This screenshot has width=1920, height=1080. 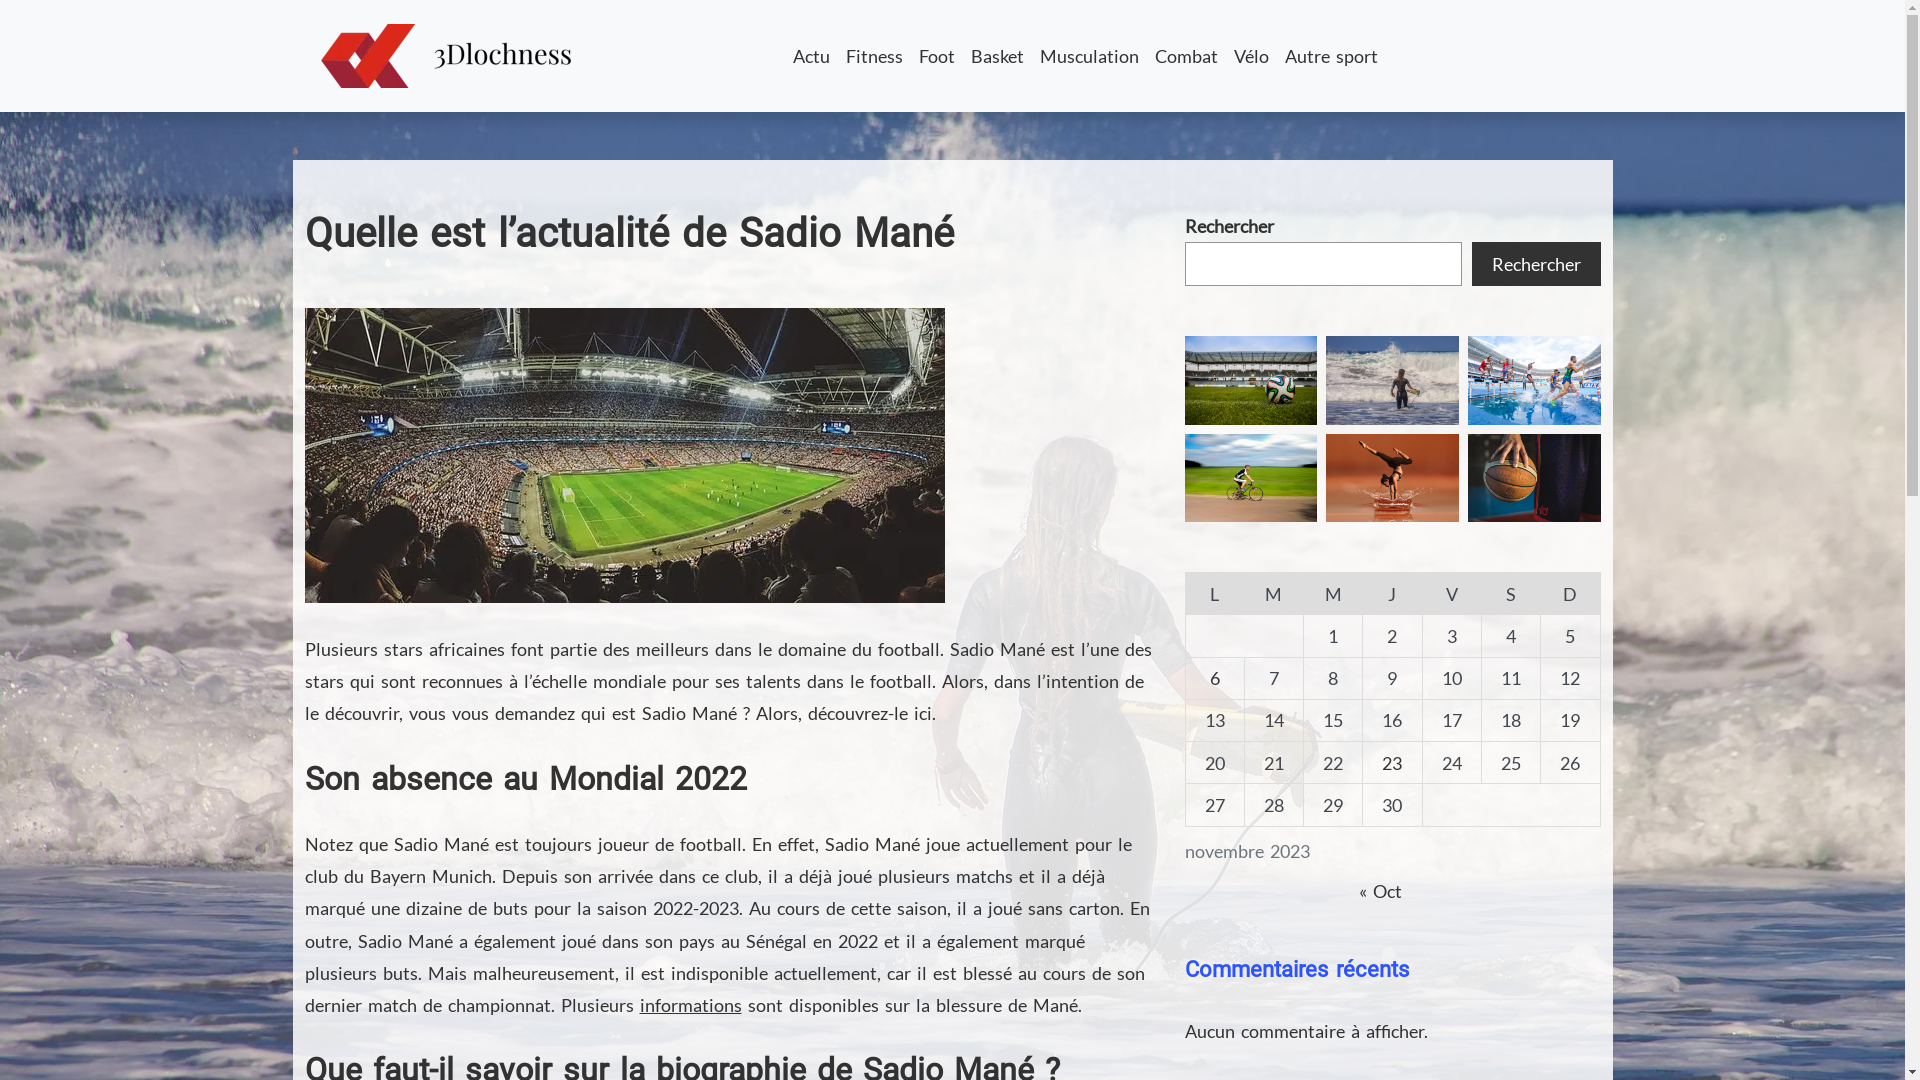 I want to click on '23', so click(x=1391, y=763).